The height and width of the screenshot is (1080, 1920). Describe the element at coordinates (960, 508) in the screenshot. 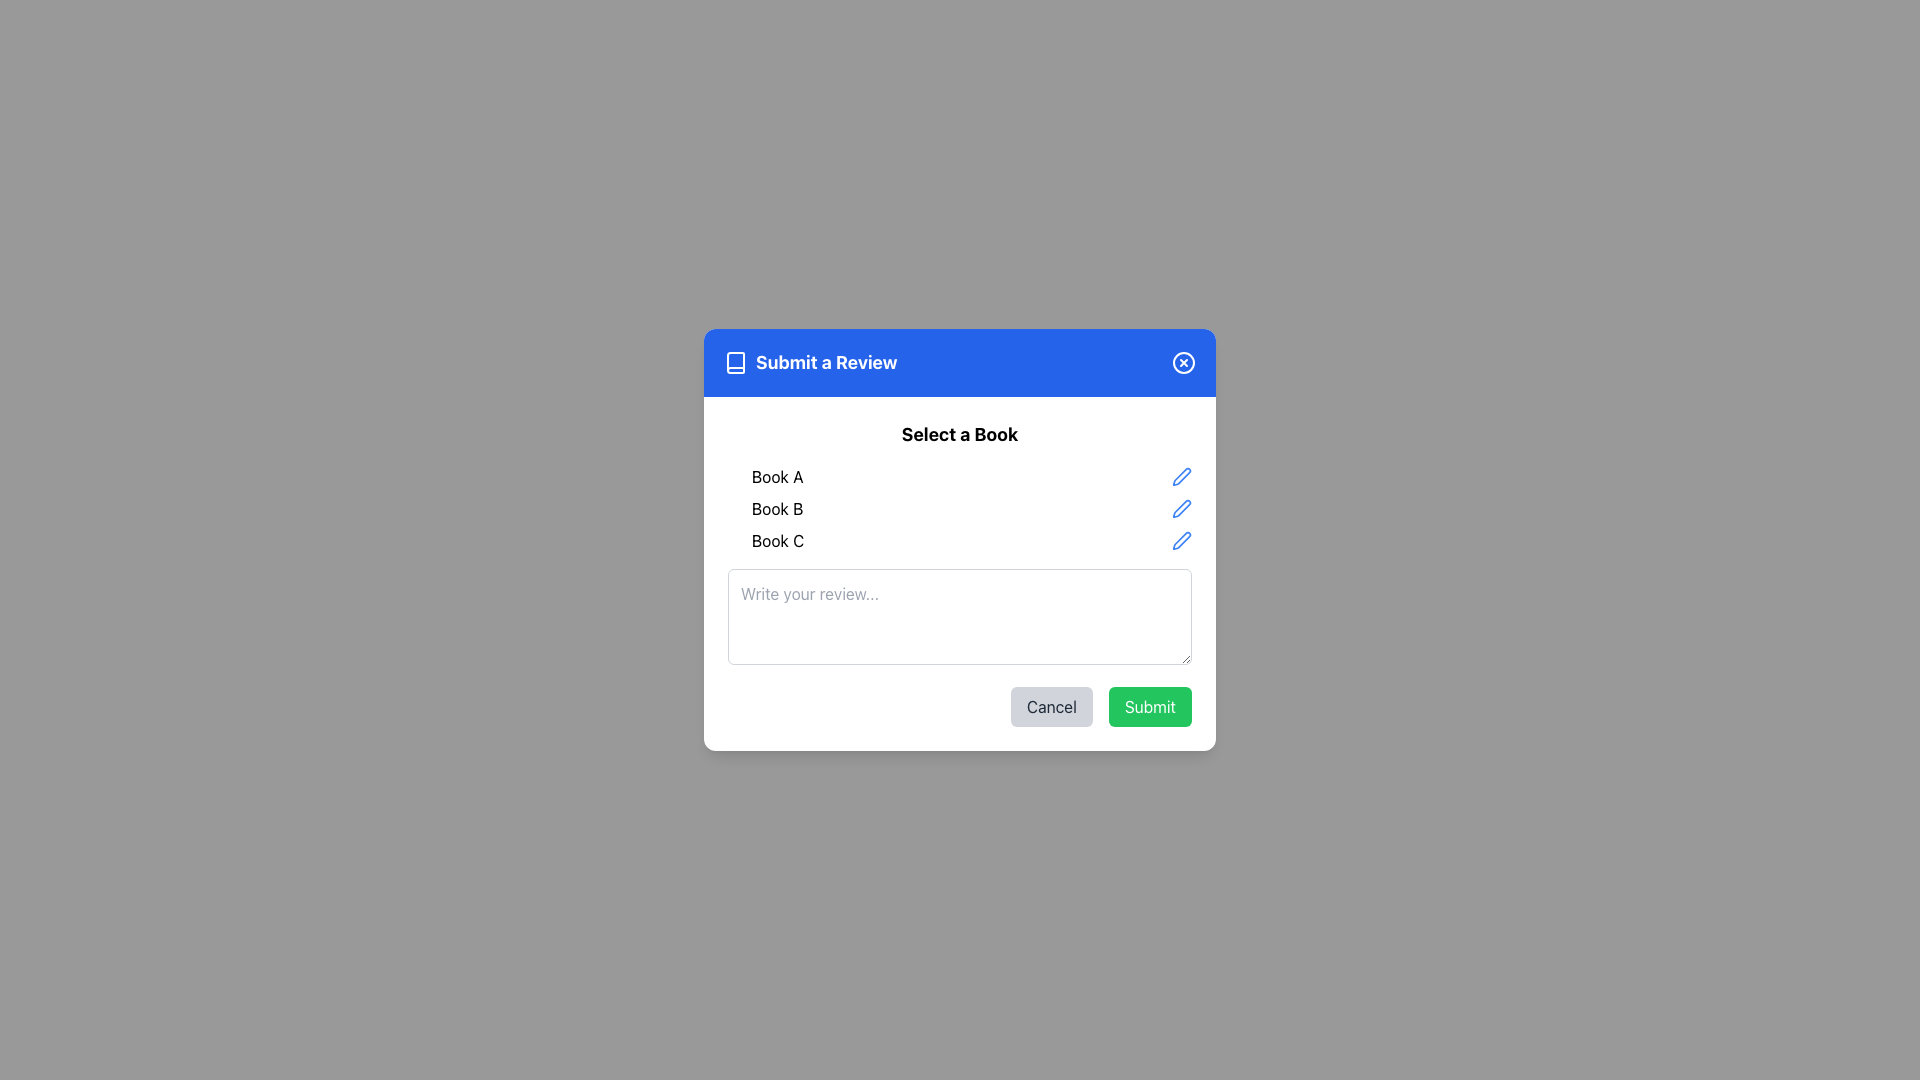

I see `any item in the List of Items with Icons in the 'Submit a Review' modal` at that location.